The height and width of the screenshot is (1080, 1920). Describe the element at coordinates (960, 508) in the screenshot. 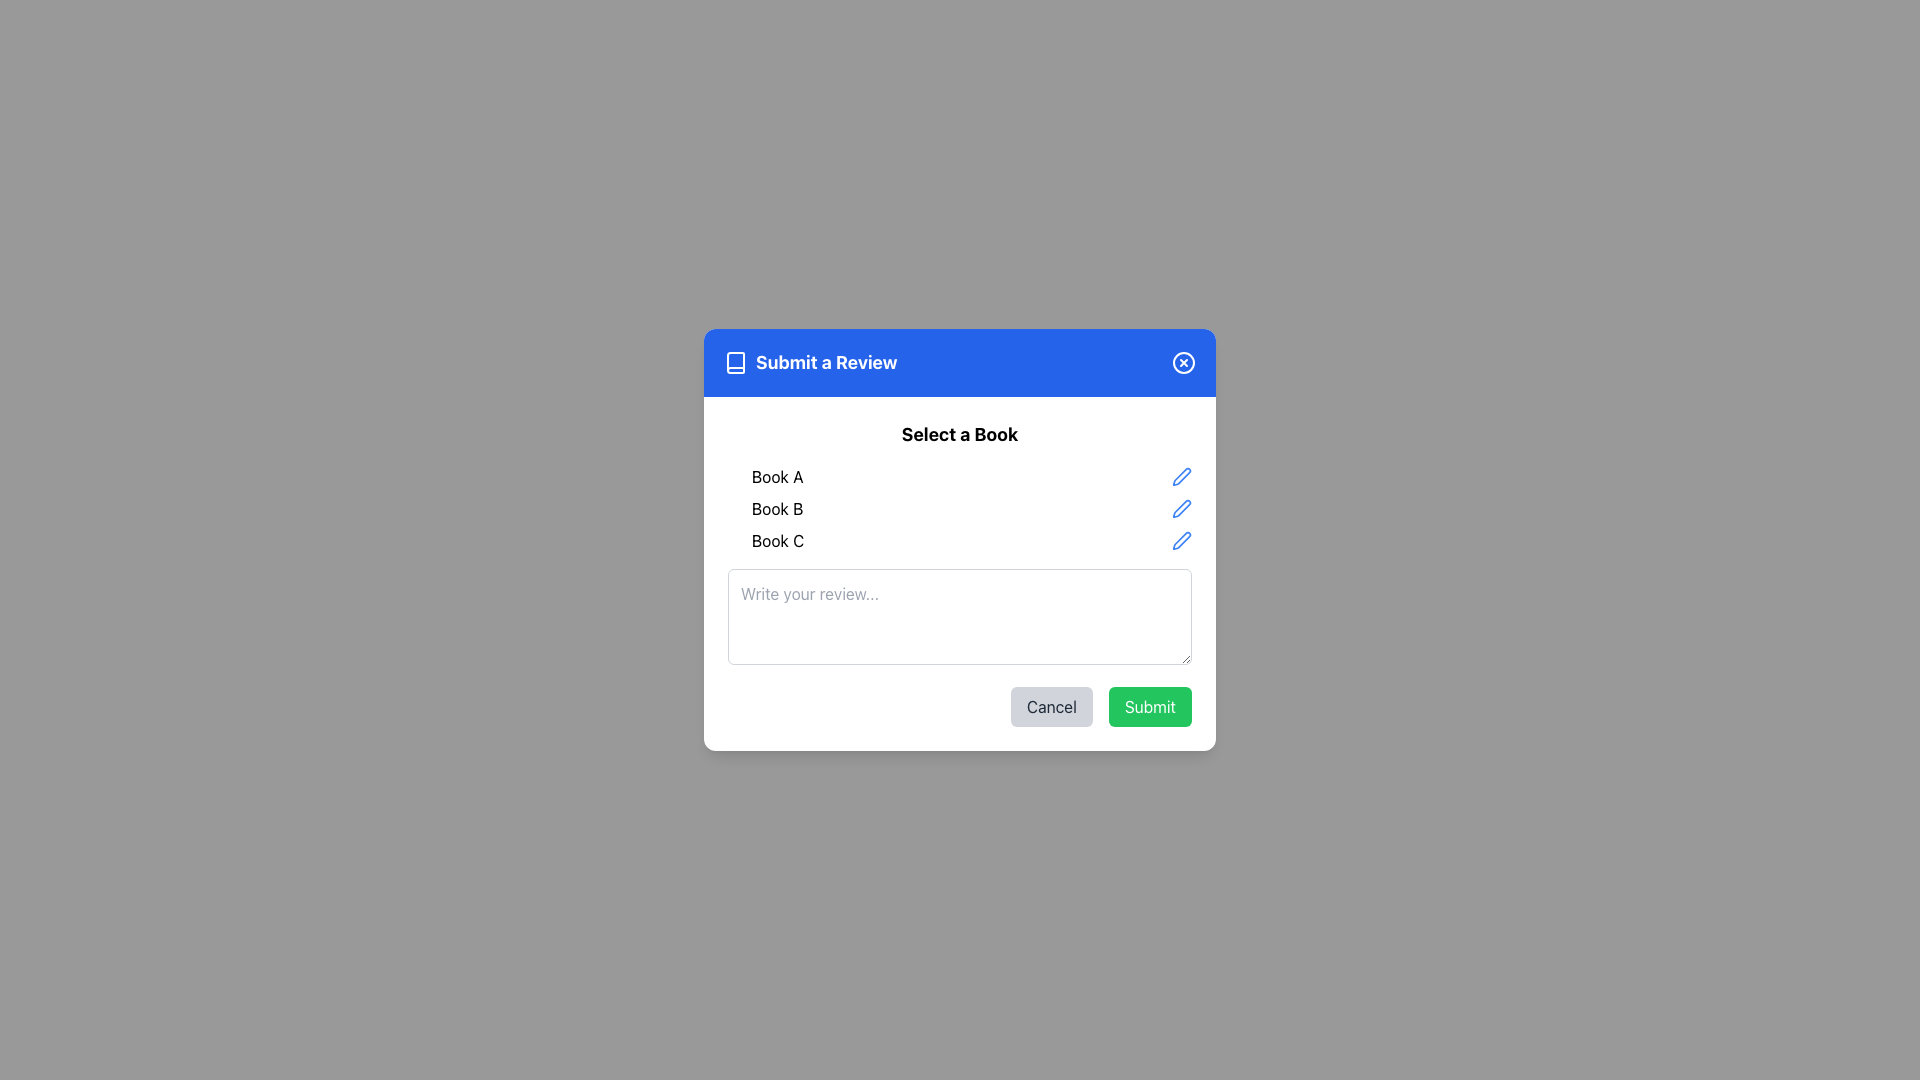

I see `any item in the List of Items with Icons in the 'Submit a Review' modal` at that location.